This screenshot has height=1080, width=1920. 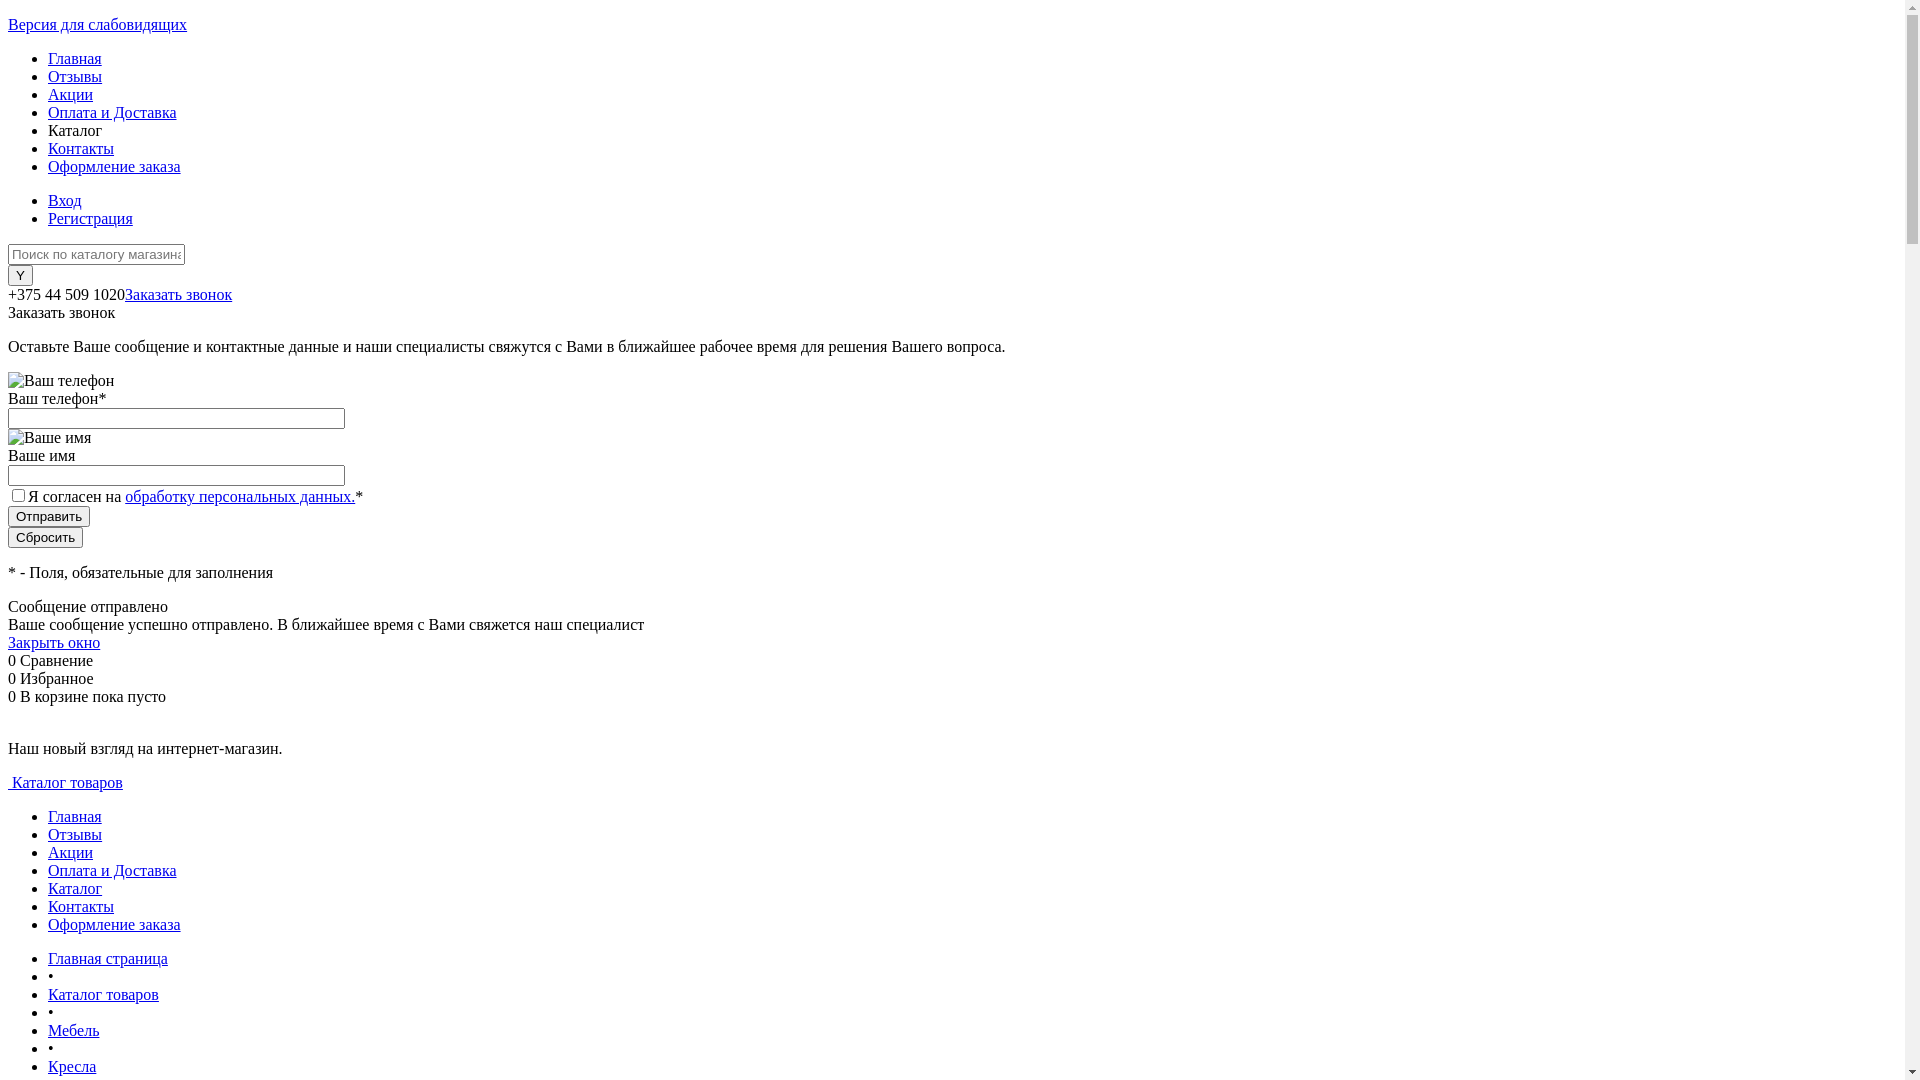 I want to click on '0', so click(x=14, y=695).